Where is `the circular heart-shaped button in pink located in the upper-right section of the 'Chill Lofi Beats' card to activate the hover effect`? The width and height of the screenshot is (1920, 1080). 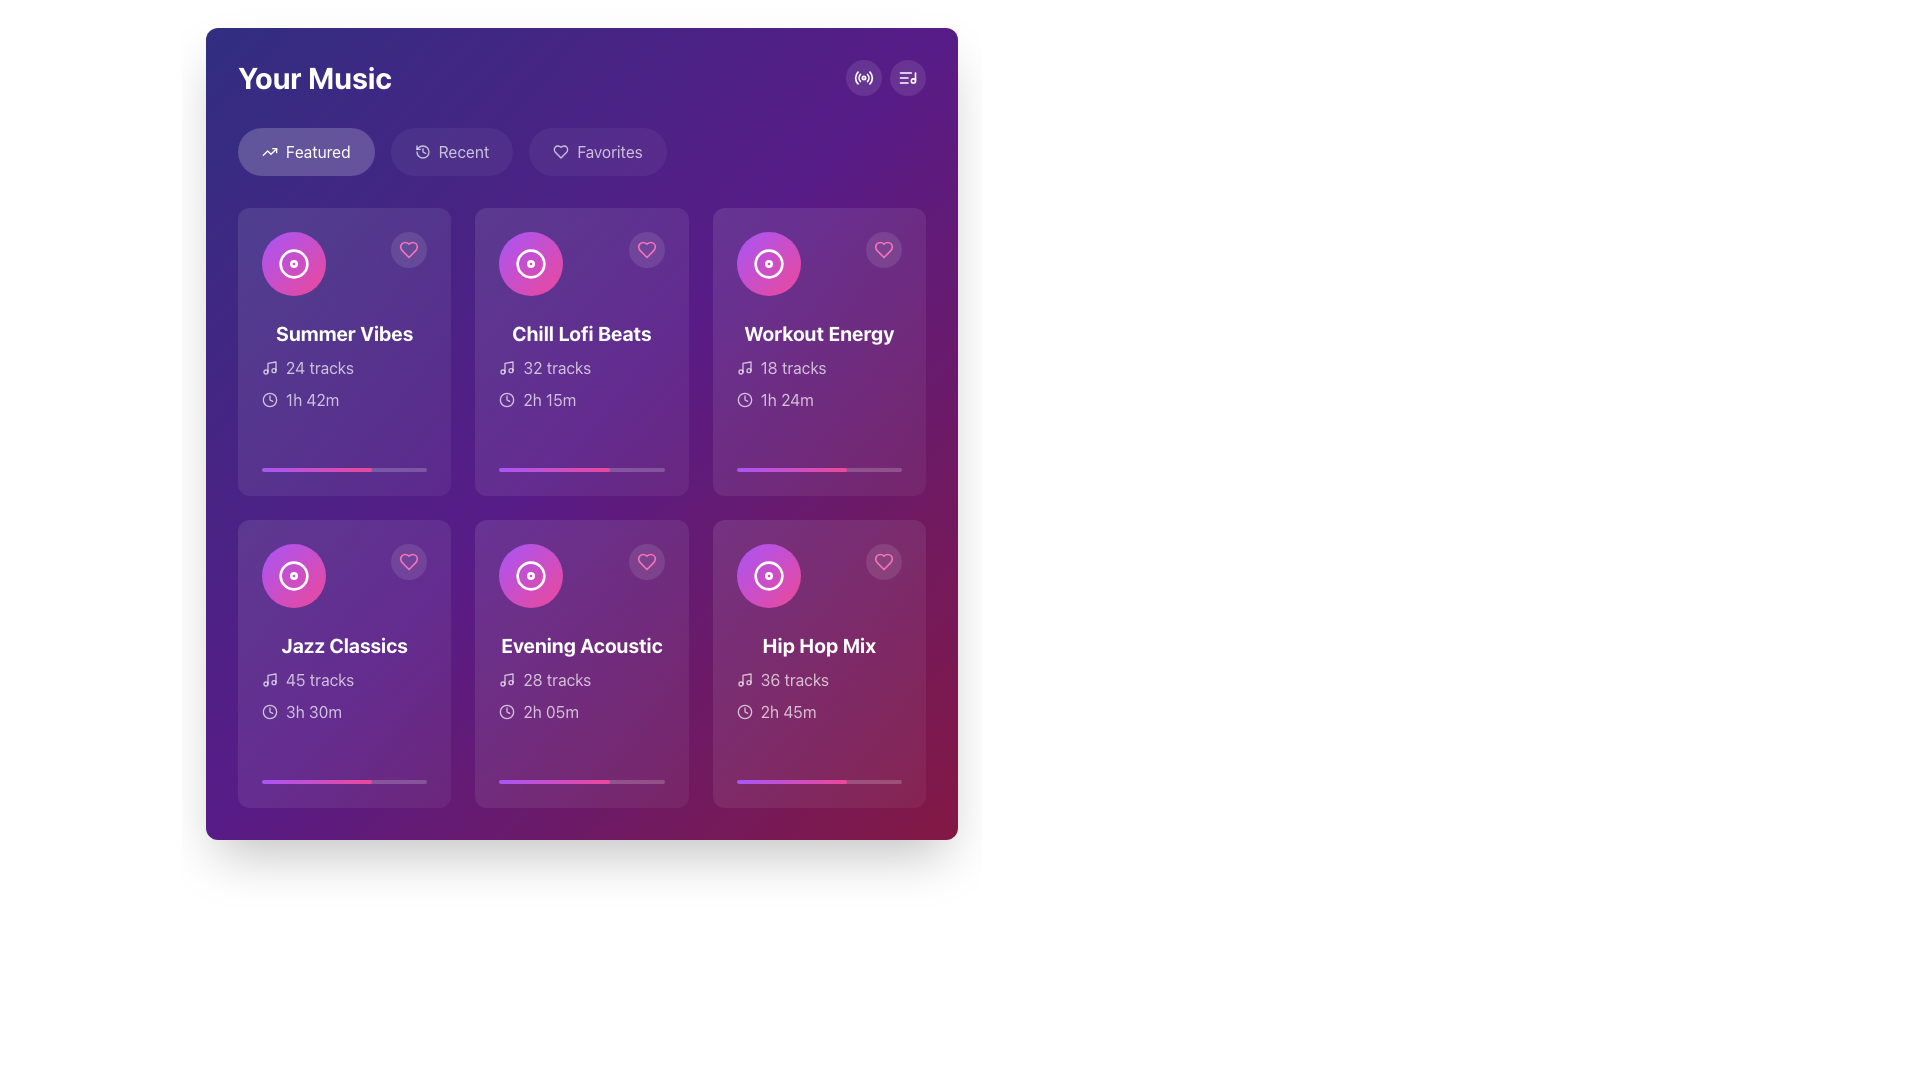 the circular heart-shaped button in pink located in the upper-right section of the 'Chill Lofi Beats' card to activate the hover effect is located at coordinates (646, 249).